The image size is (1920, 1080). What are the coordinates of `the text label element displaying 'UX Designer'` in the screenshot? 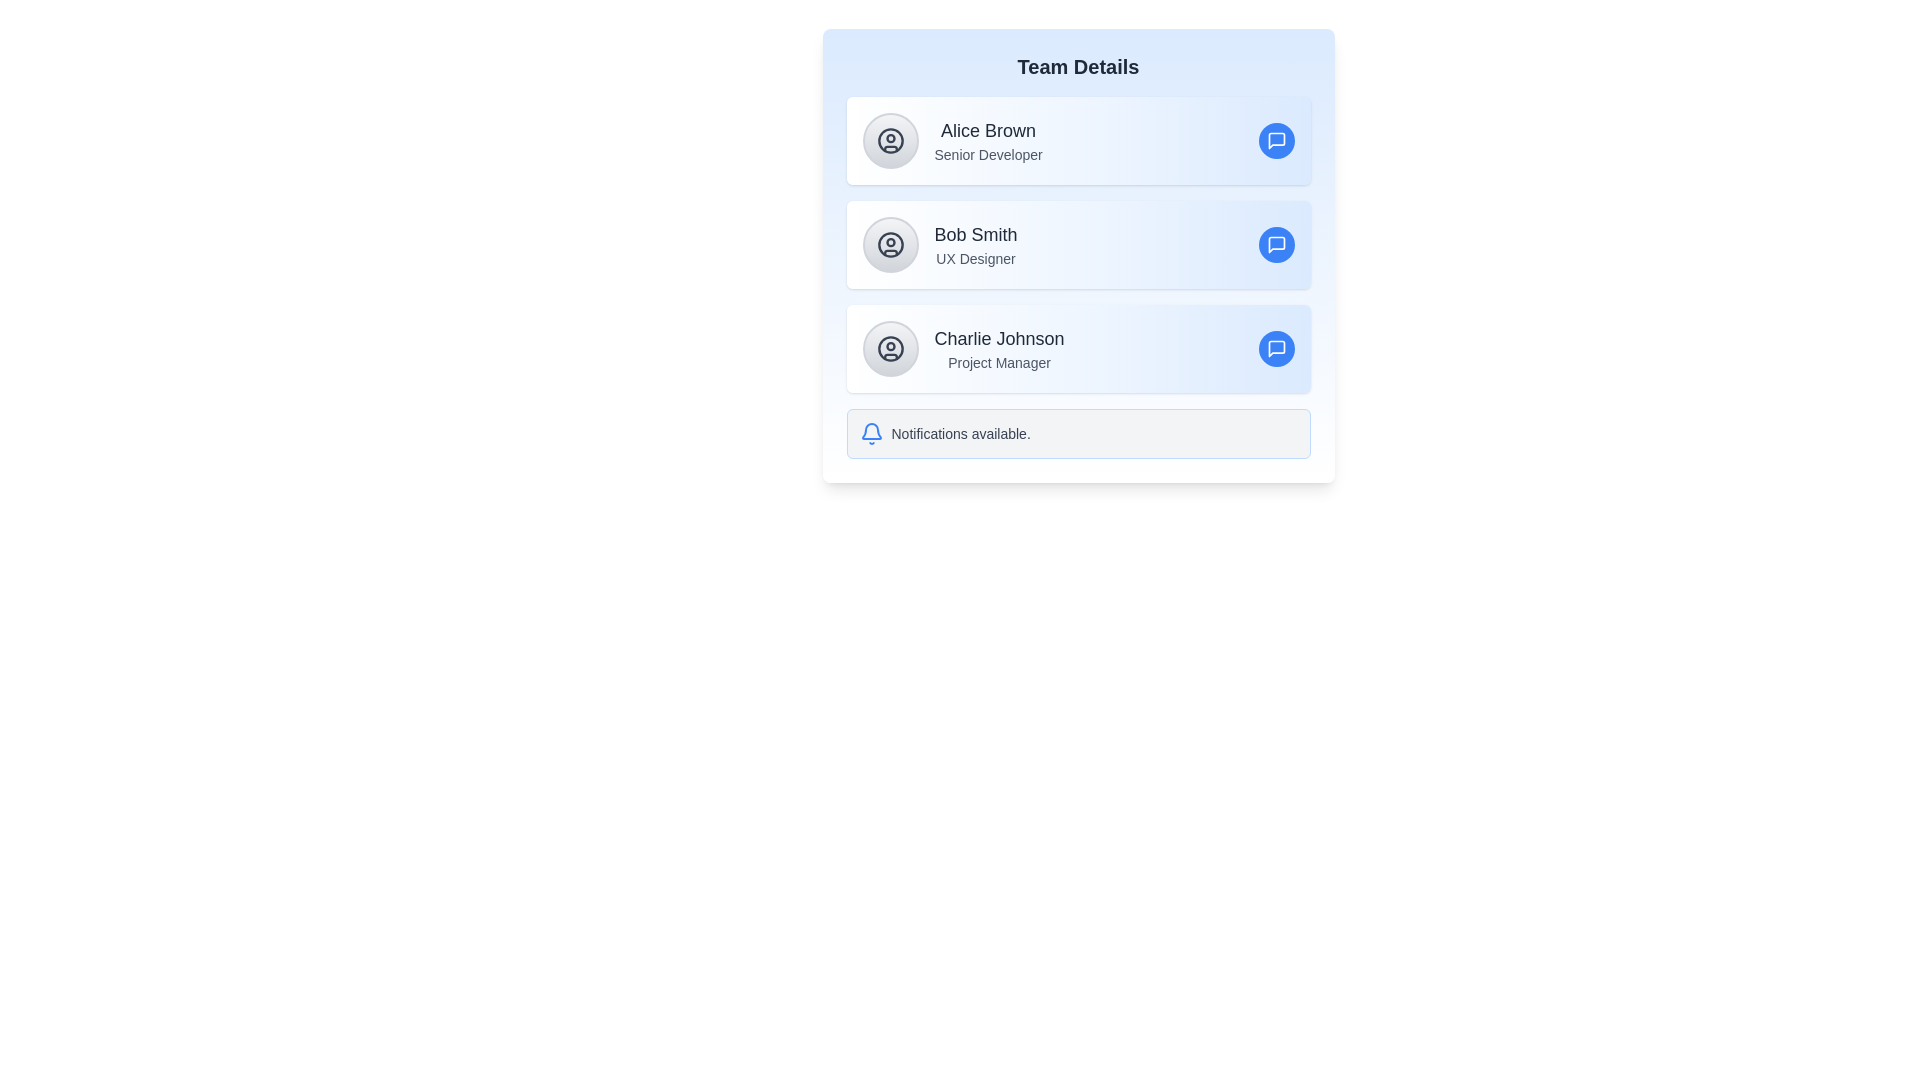 It's located at (975, 257).